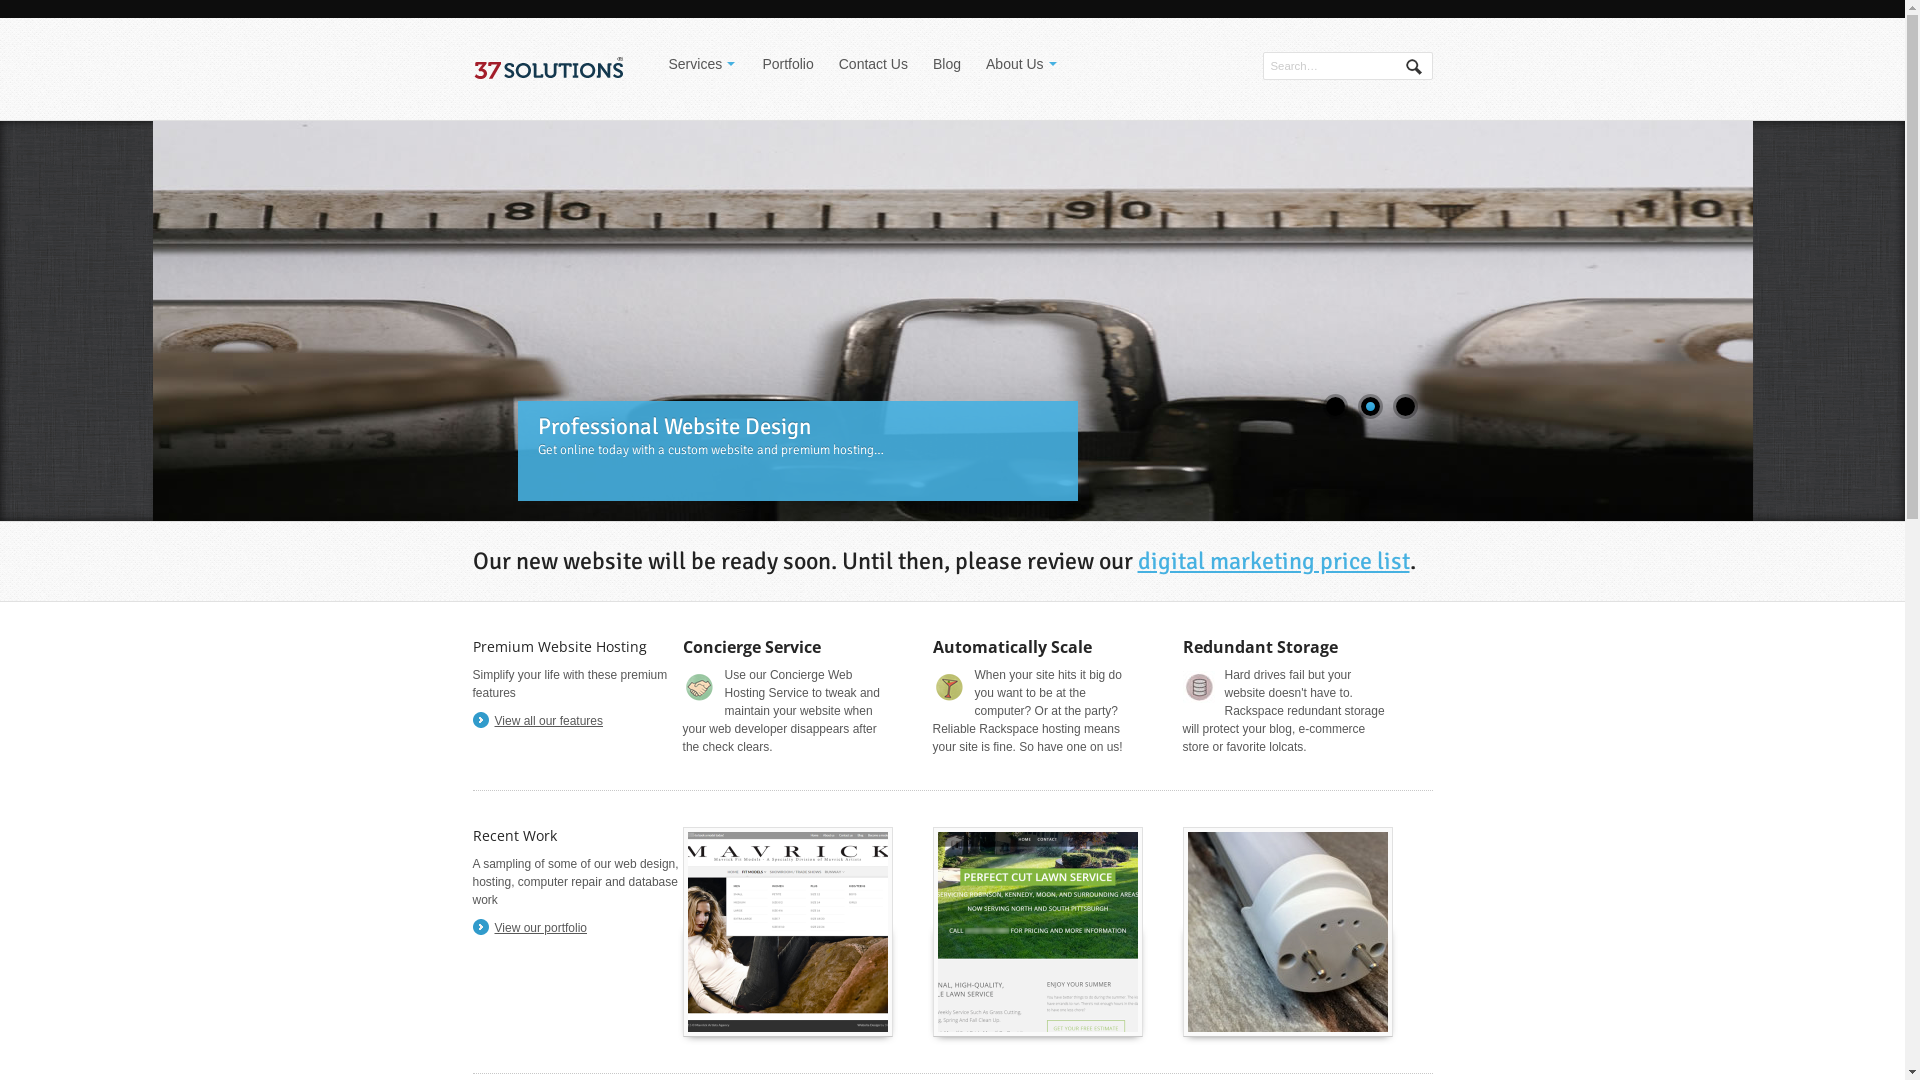 Image resolution: width=1920 pixels, height=1080 pixels. What do you see at coordinates (786, 932) in the screenshot?
I see `'Mavrick Fit Models'` at bounding box center [786, 932].